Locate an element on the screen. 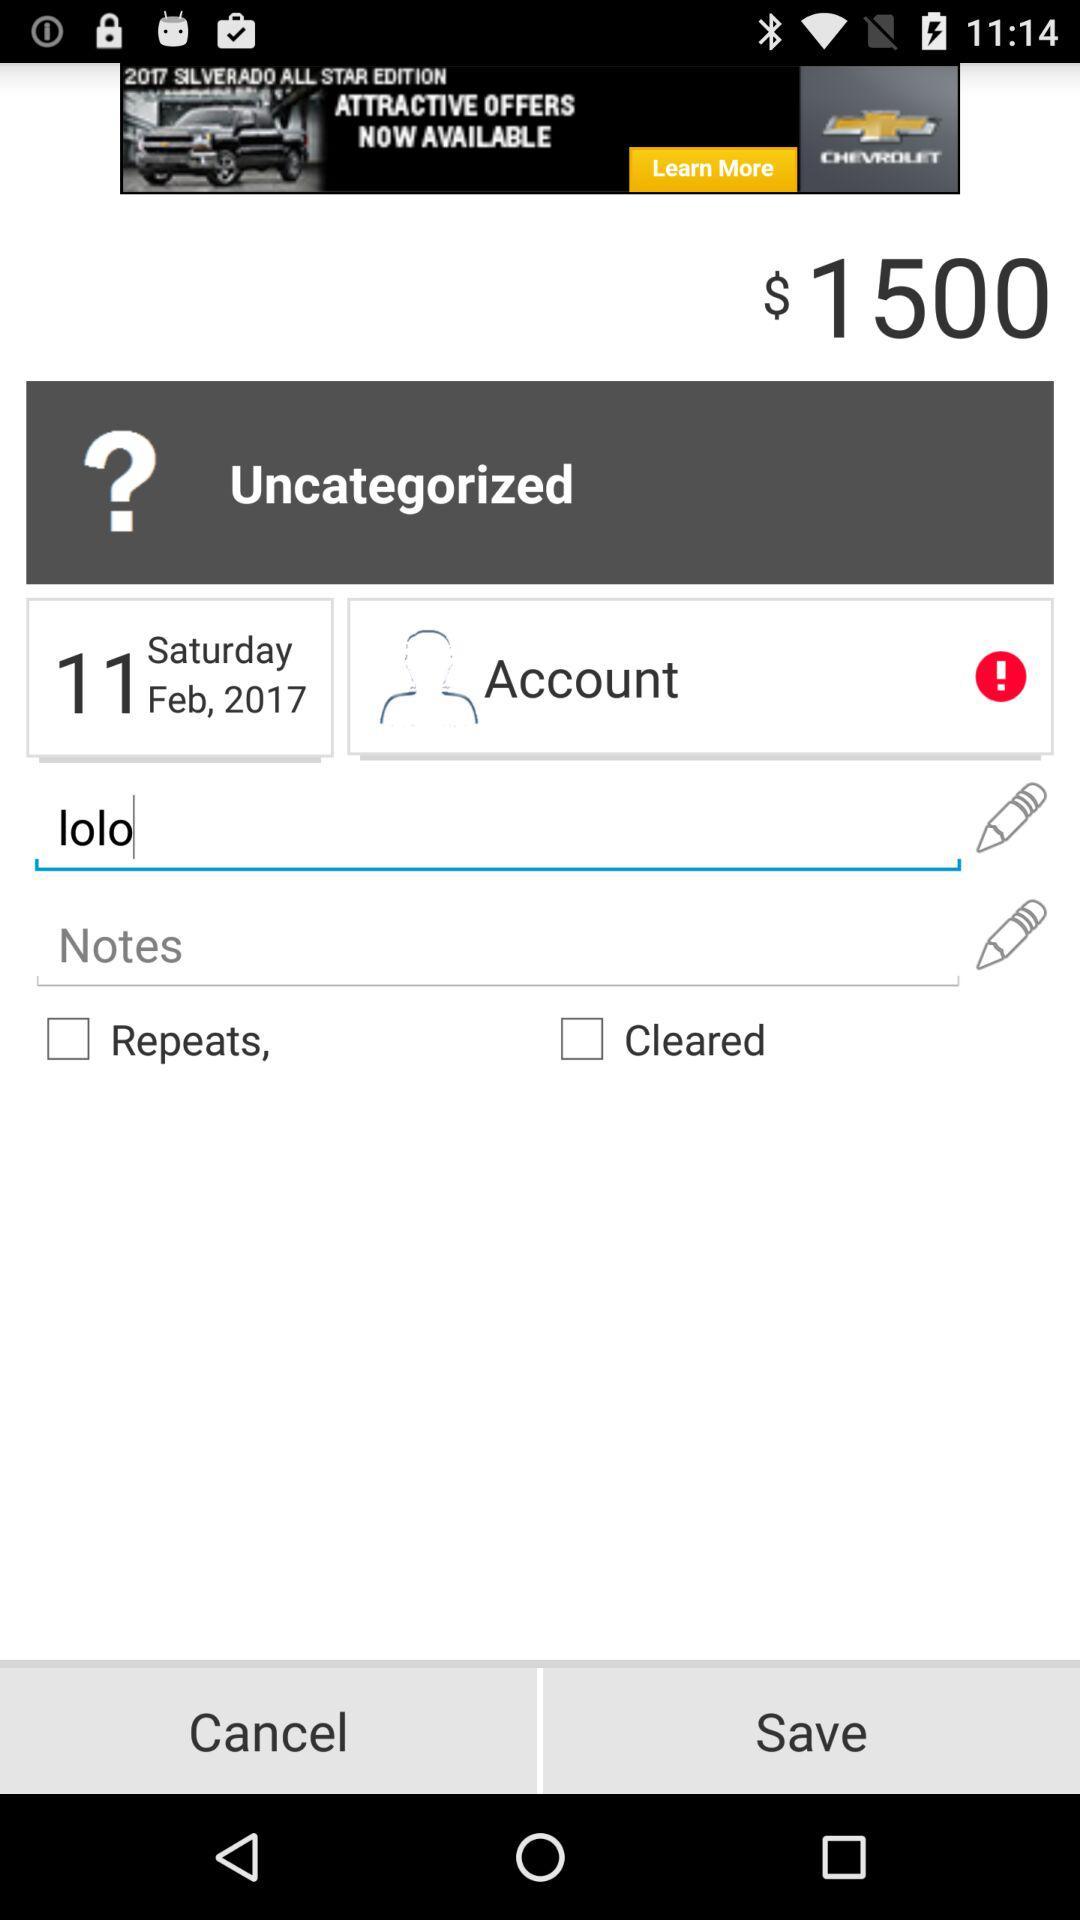 The image size is (1080, 1920). tax is located at coordinates (496, 944).